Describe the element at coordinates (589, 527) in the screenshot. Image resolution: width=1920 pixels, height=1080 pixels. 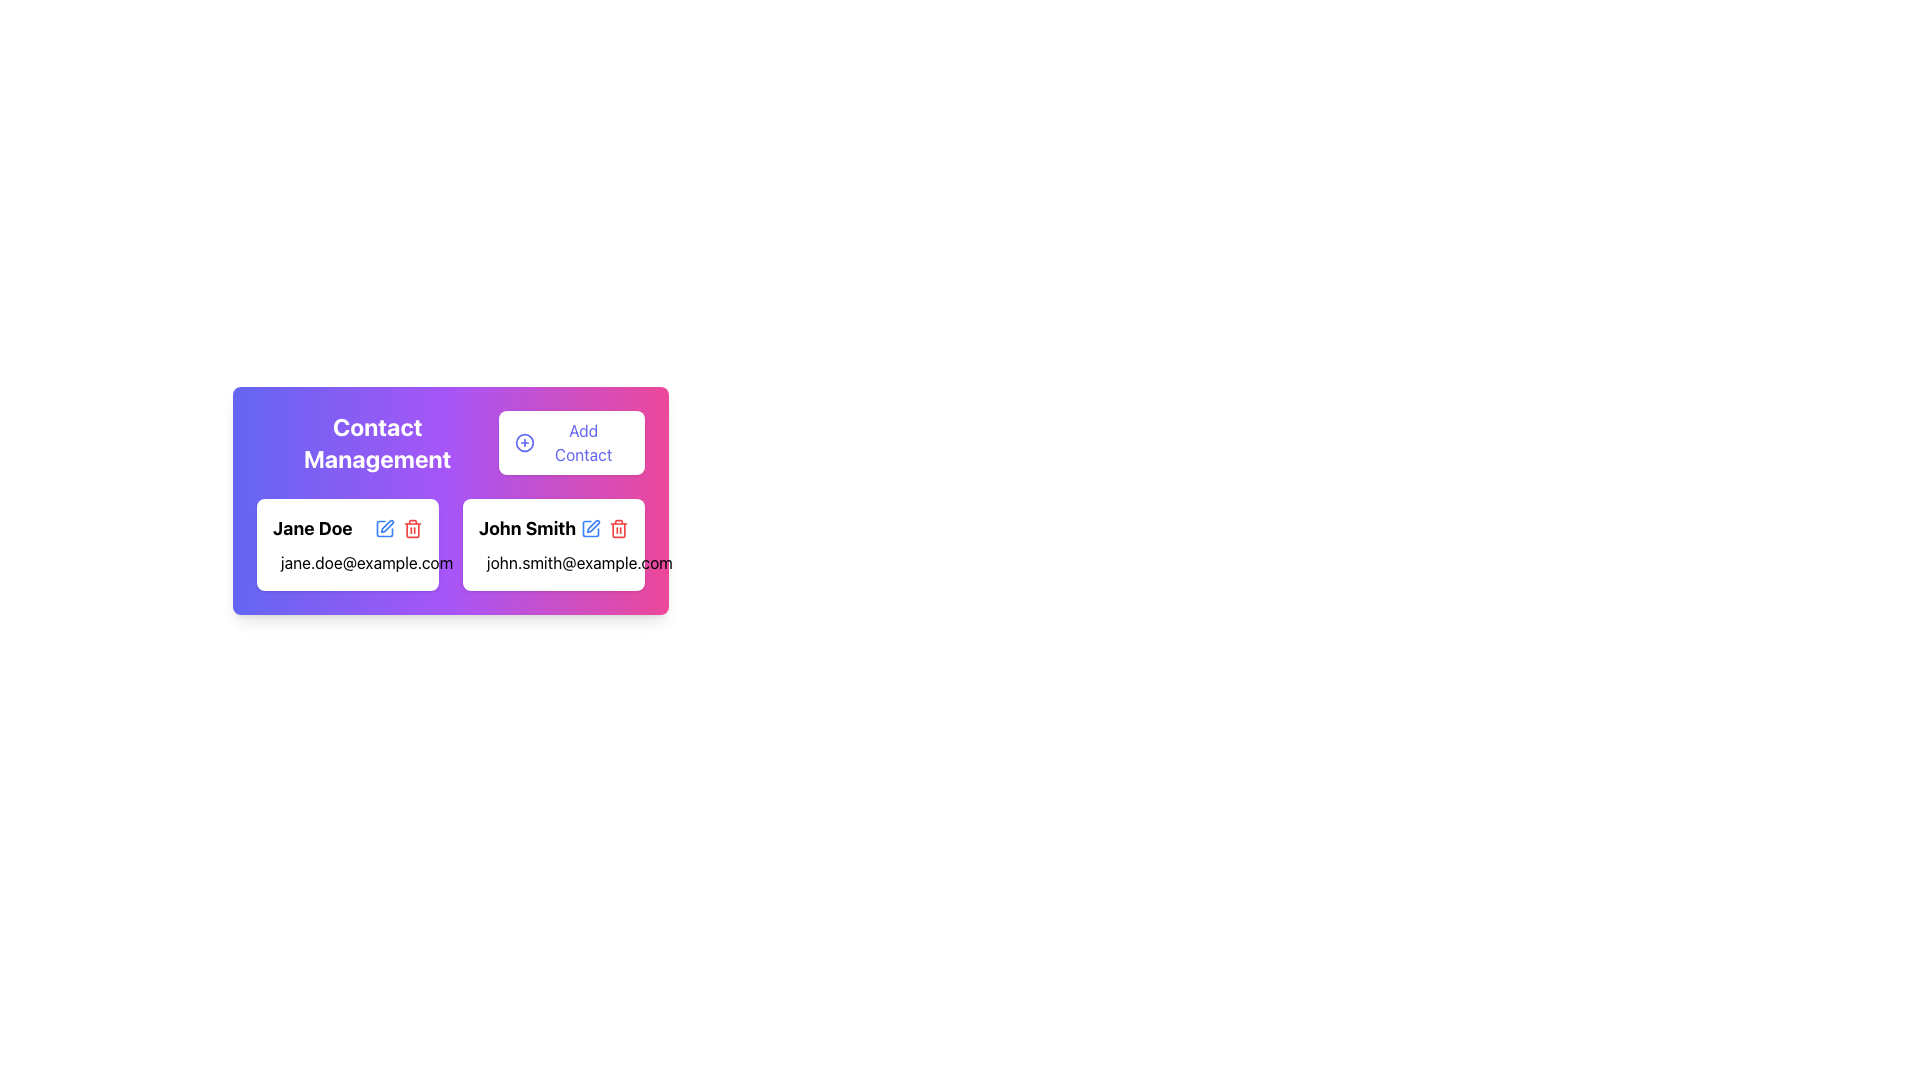
I see `the blue pen-shaped edit icon located to the right of 'John Smith' to change its appearance` at that location.